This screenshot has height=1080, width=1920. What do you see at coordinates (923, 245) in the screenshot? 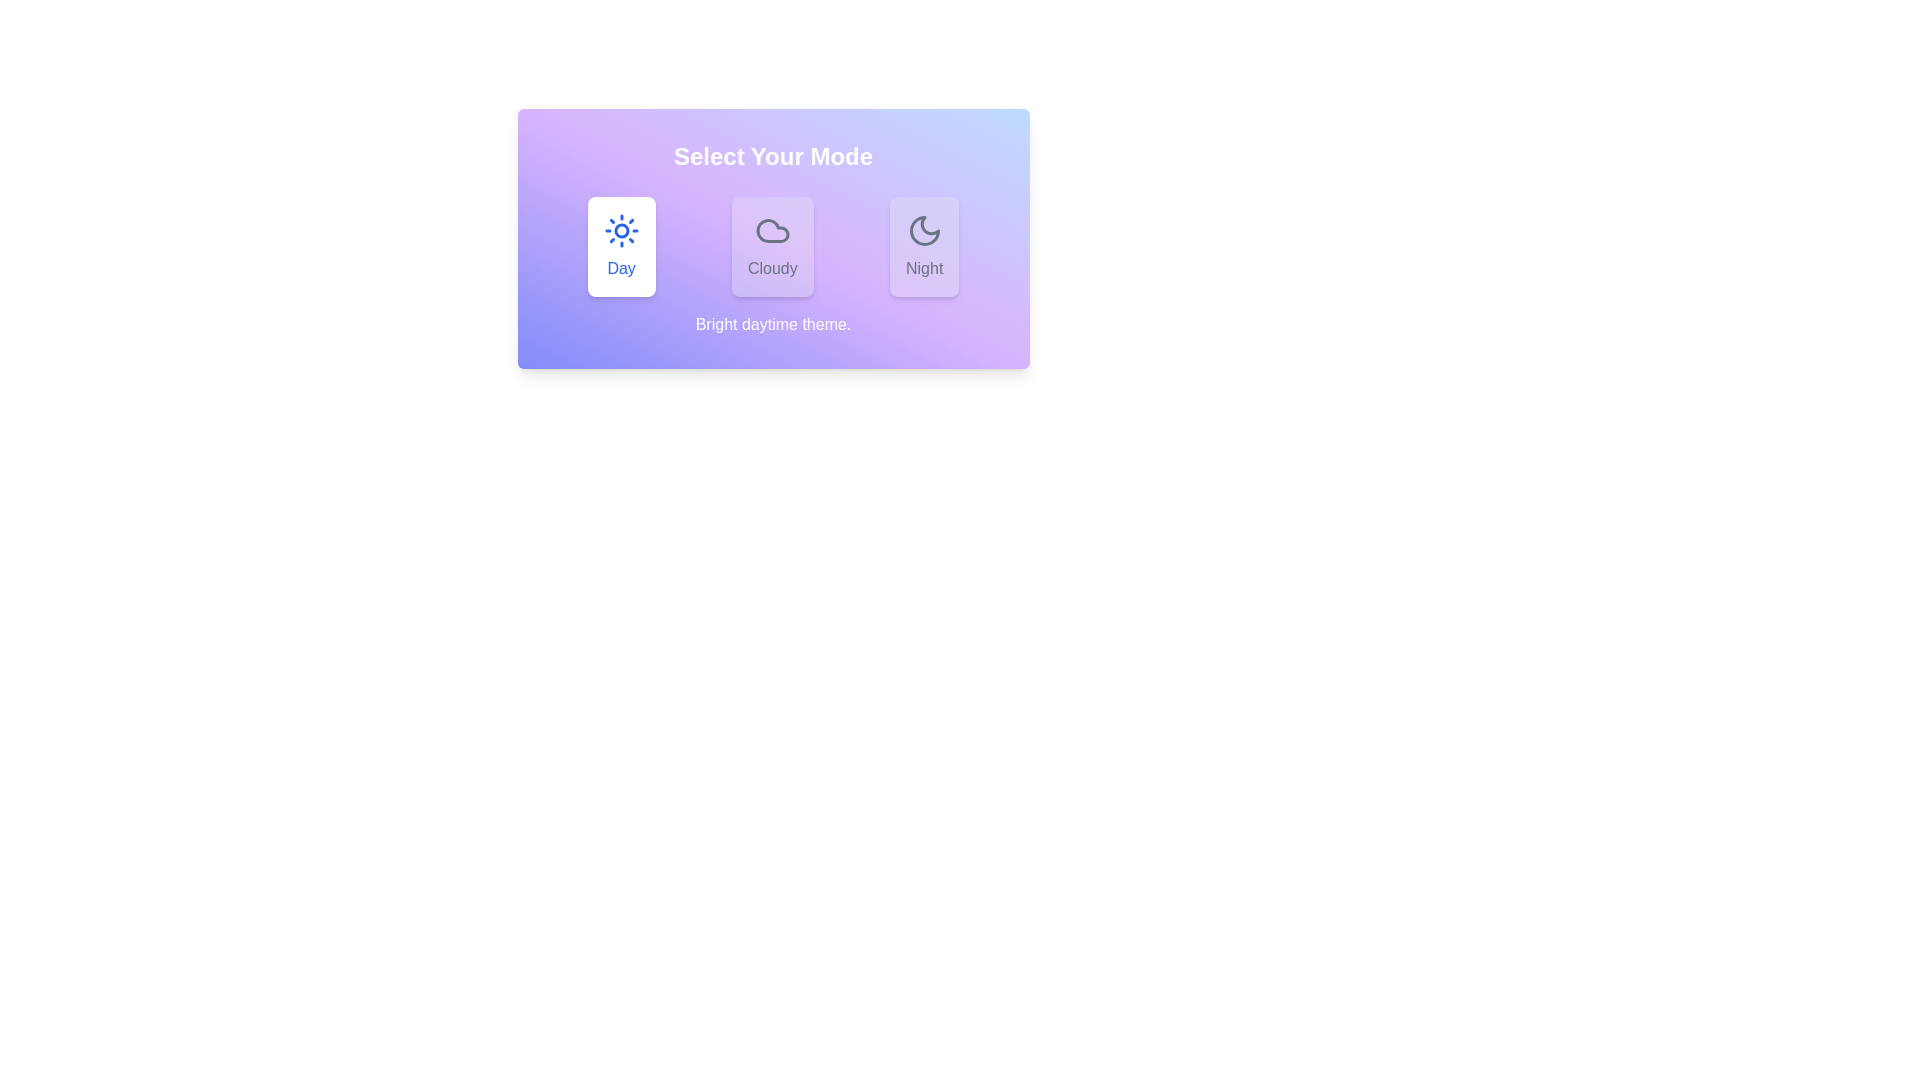
I see `the theme Night by clicking on its button` at bounding box center [923, 245].